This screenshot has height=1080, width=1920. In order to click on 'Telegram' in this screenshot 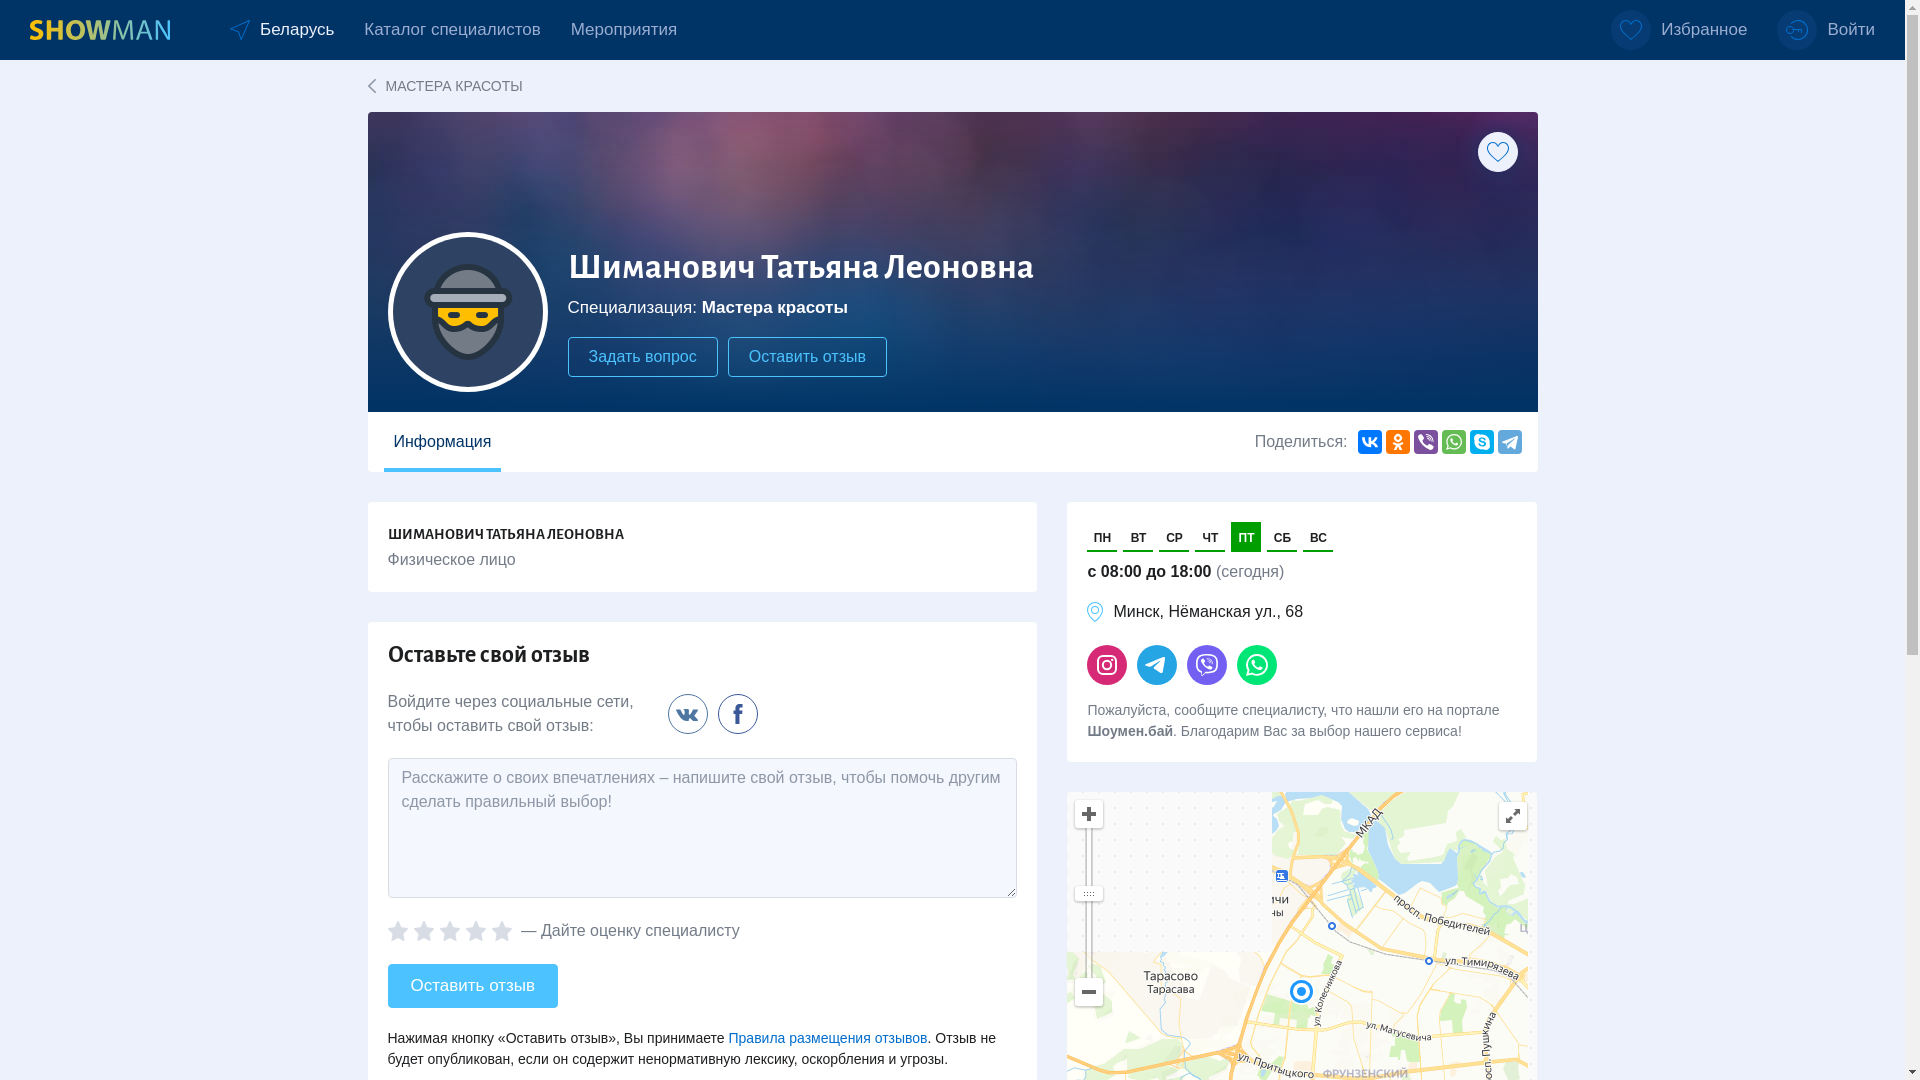, I will do `click(1510, 441)`.